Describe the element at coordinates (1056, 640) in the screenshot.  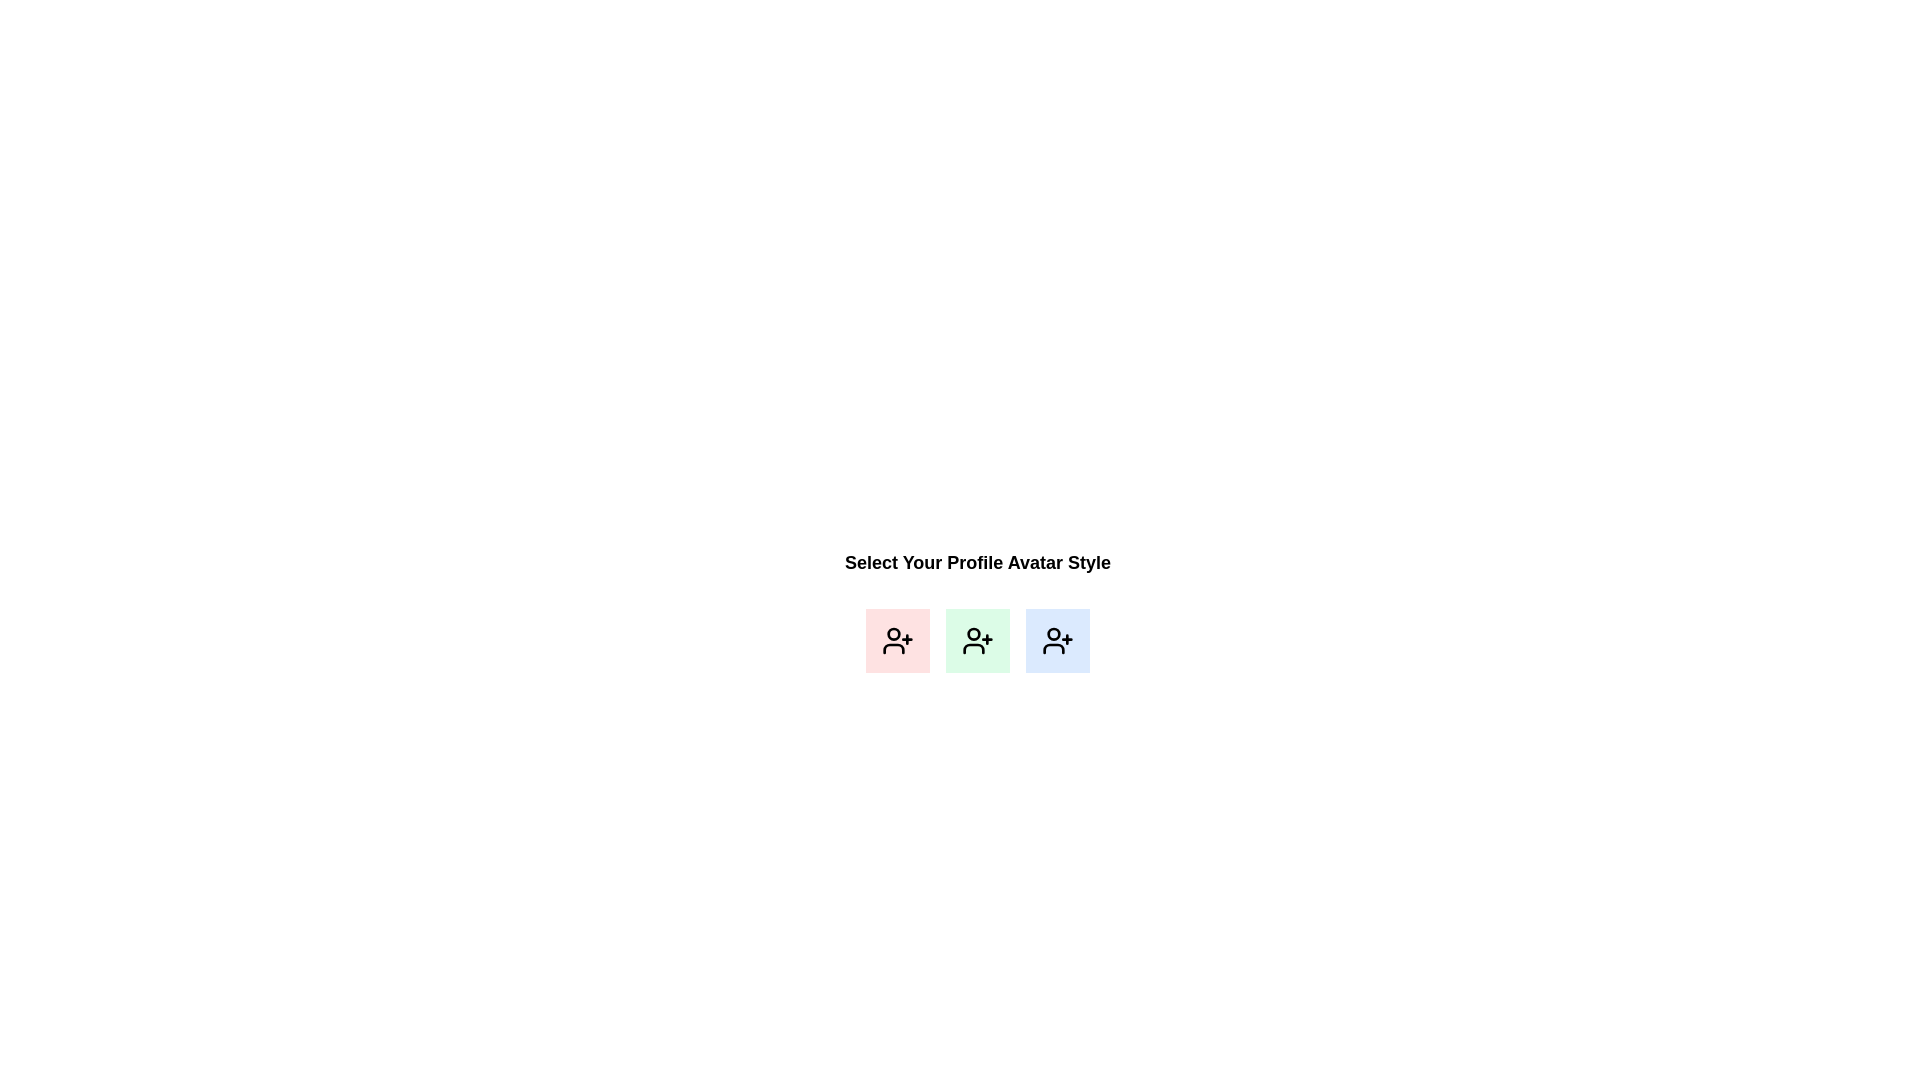
I see `the Selectable Avatar Style Option, which is a square component with a light blue background and a black user silhouette icon with a plus sign` at that location.